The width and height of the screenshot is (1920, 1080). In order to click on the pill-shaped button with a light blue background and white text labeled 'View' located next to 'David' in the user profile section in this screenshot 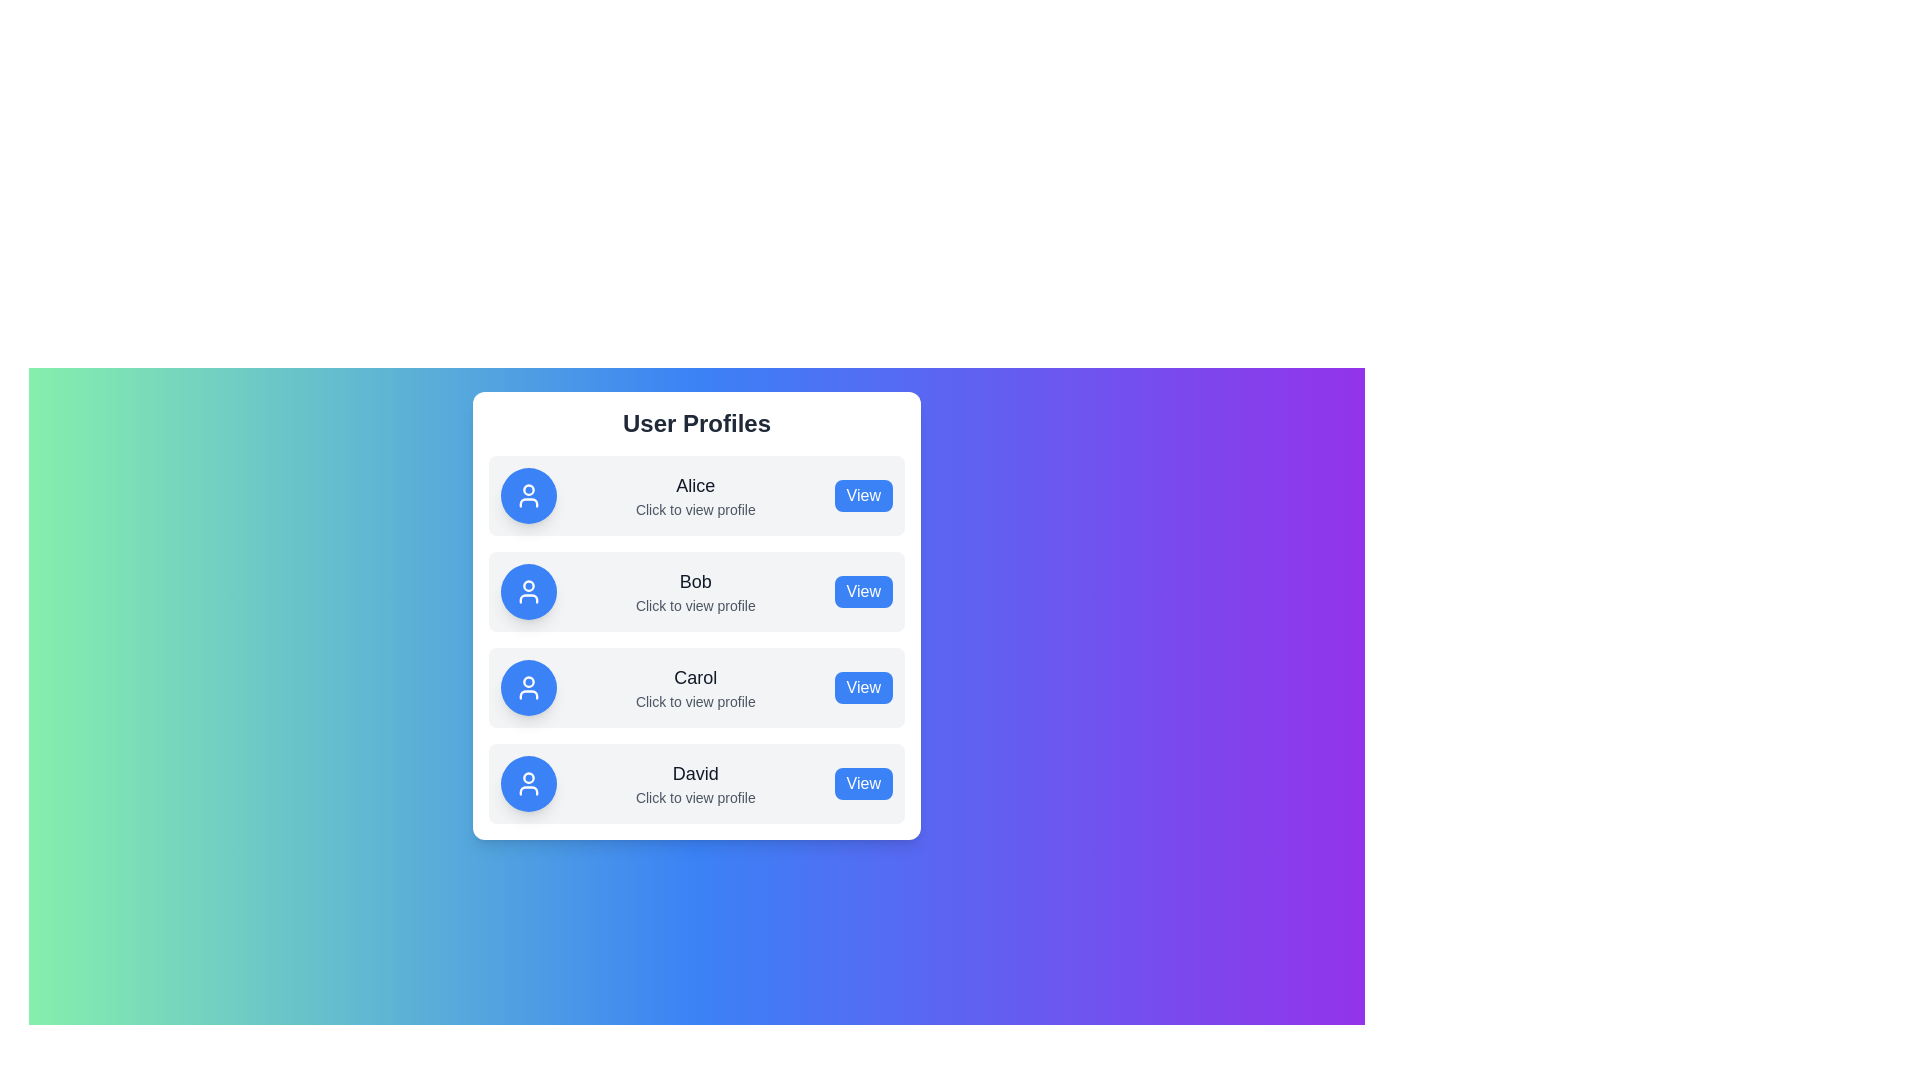, I will do `click(863, 782)`.